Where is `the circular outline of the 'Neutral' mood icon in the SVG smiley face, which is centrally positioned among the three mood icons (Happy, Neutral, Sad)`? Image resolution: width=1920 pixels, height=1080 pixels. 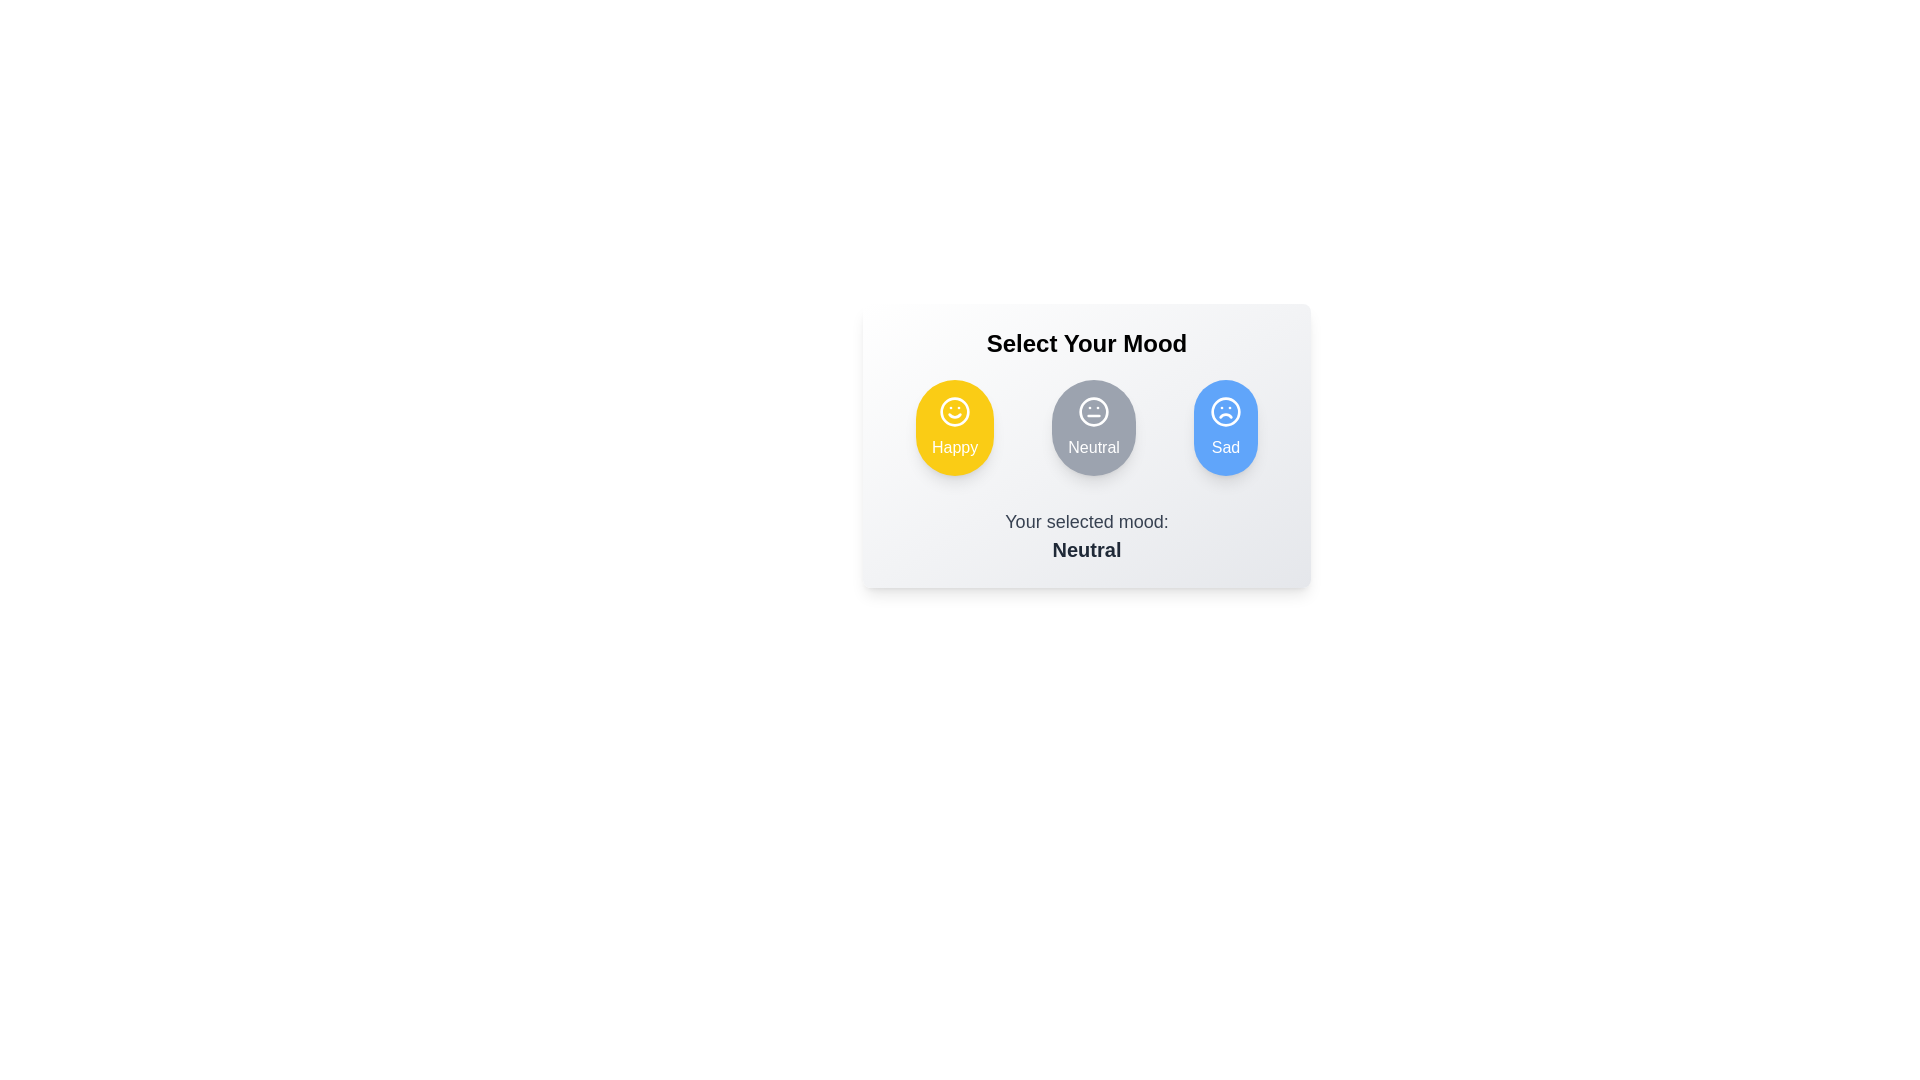 the circular outline of the 'Neutral' mood icon in the SVG smiley face, which is centrally positioned among the three mood icons (Happy, Neutral, Sad) is located at coordinates (1093, 411).